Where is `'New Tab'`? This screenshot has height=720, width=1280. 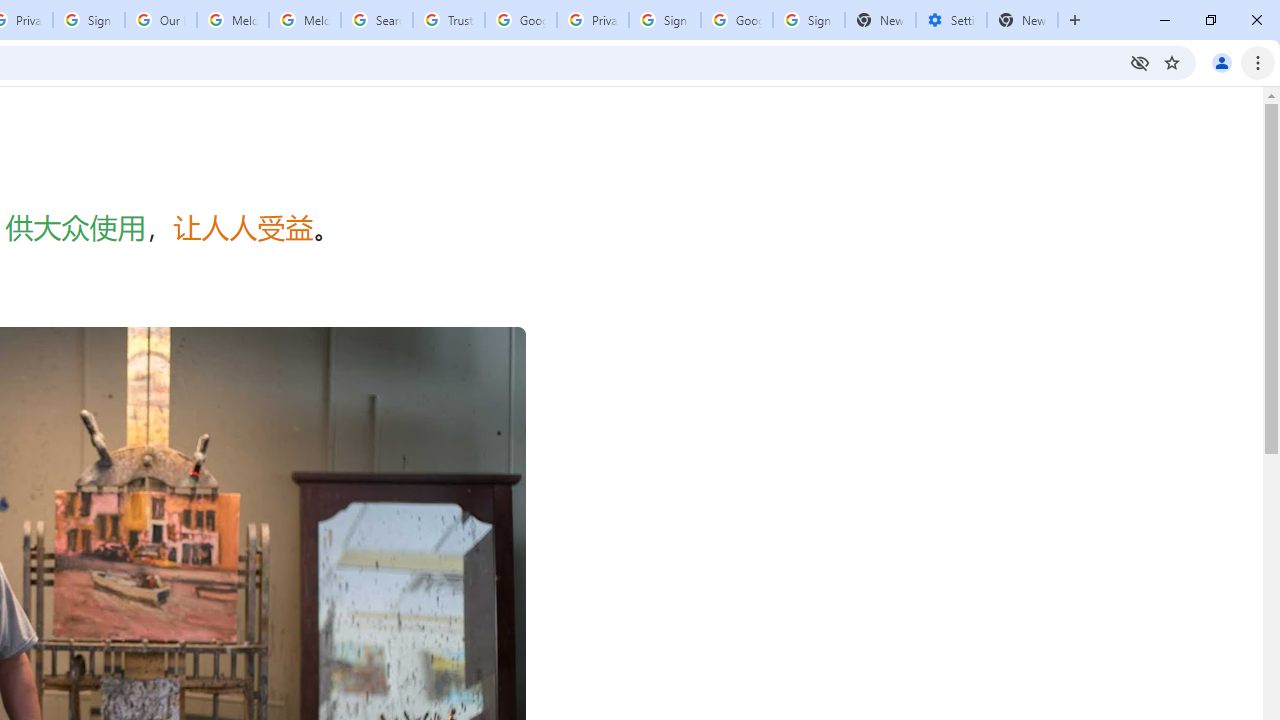 'New Tab' is located at coordinates (1022, 20).